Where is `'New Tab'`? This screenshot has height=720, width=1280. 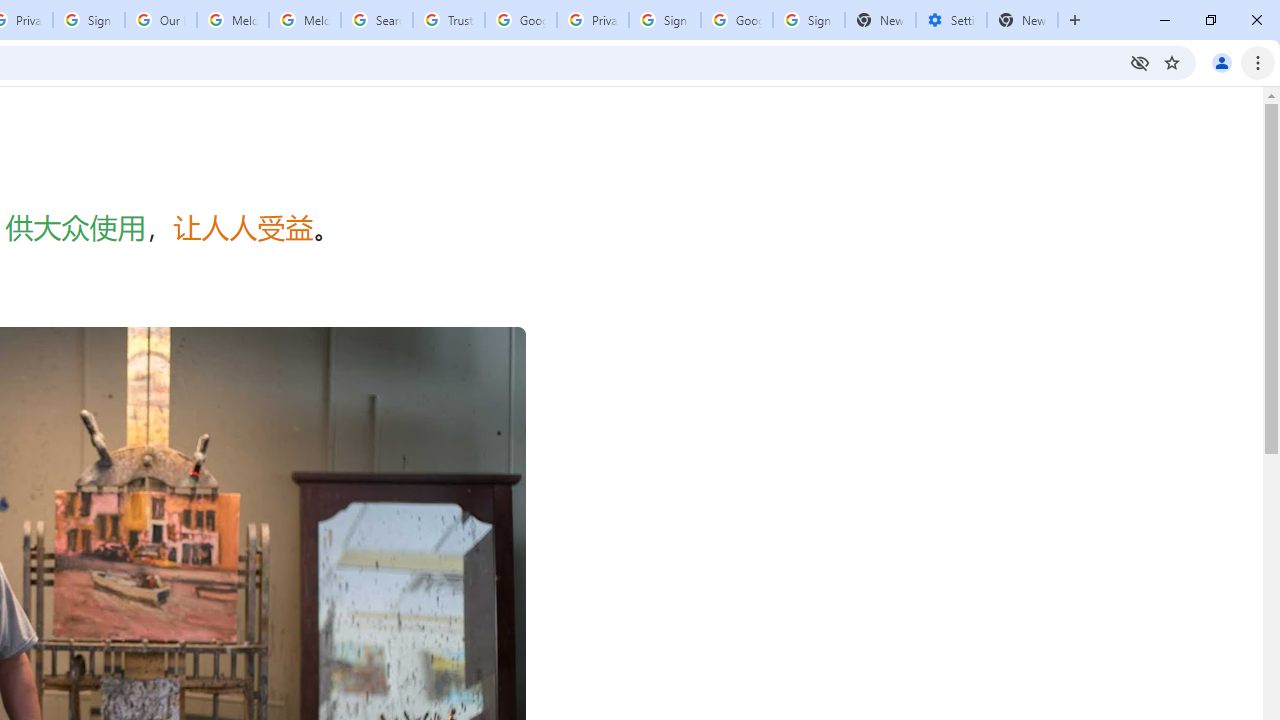 'New Tab' is located at coordinates (1022, 20).